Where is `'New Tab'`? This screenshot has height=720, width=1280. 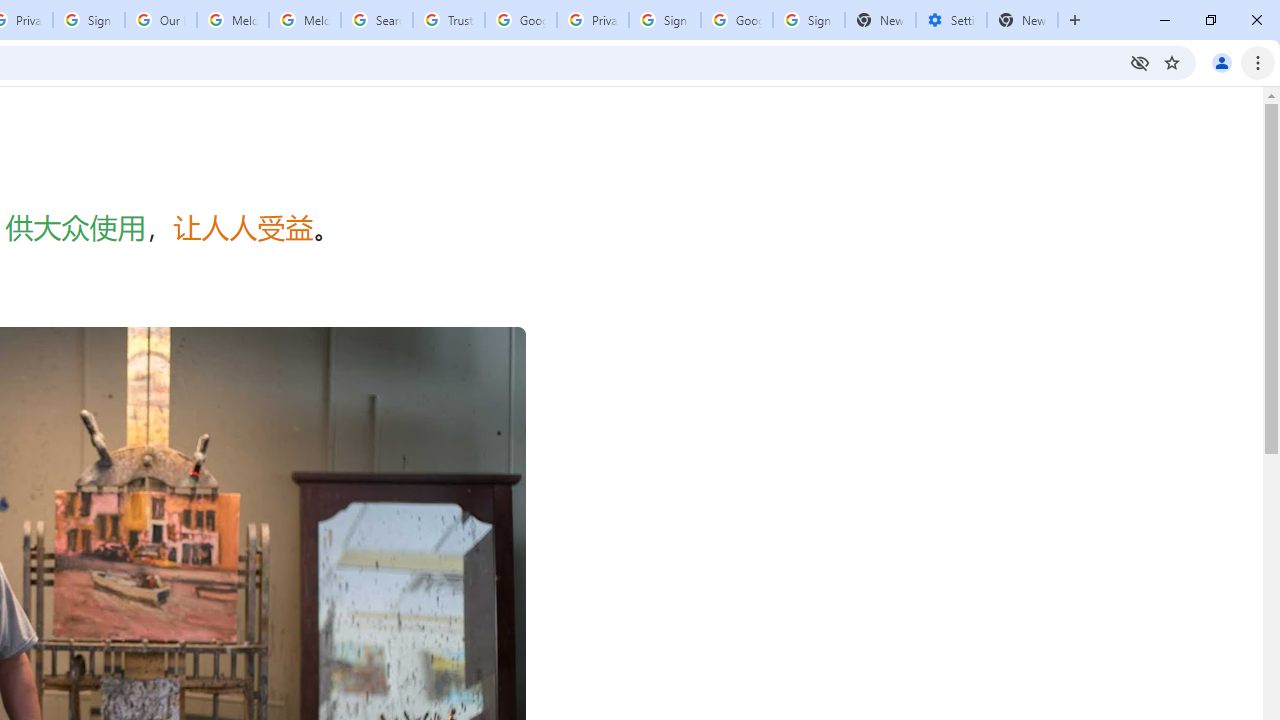 'New Tab' is located at coordinates (1022, 20).